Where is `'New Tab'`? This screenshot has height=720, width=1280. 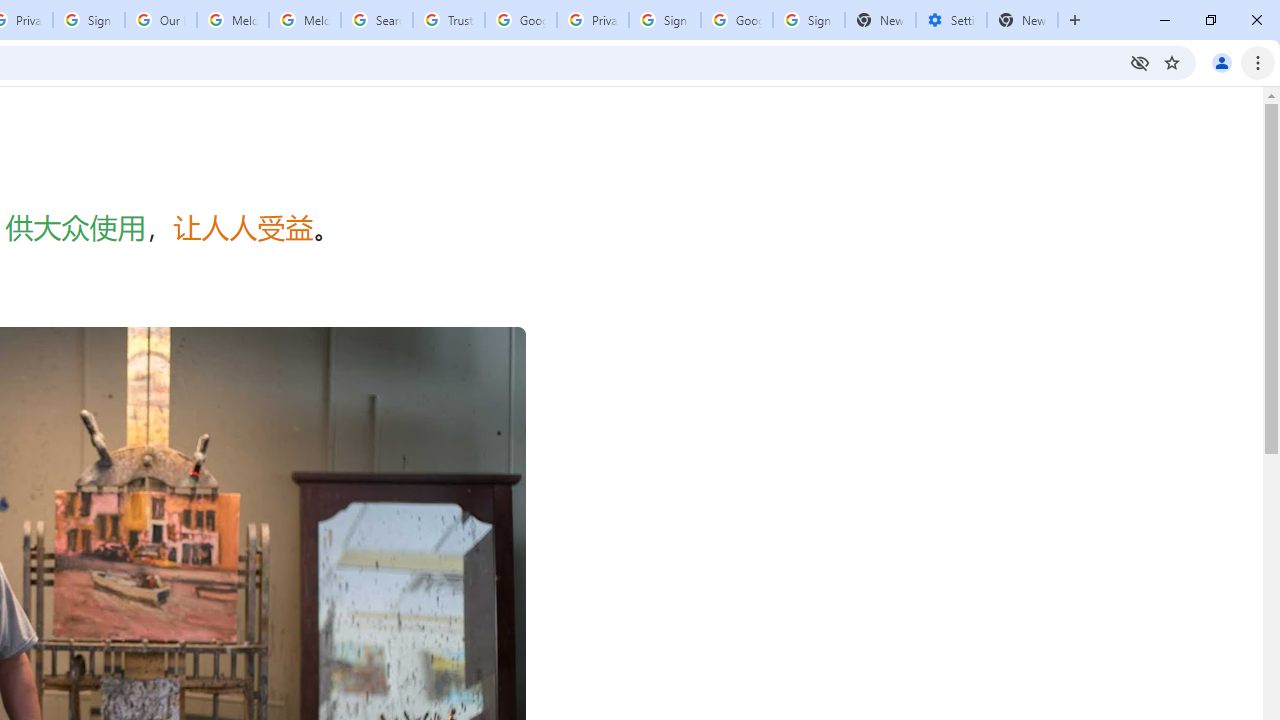 'New Tab' is located at coordinates (1022, 20).